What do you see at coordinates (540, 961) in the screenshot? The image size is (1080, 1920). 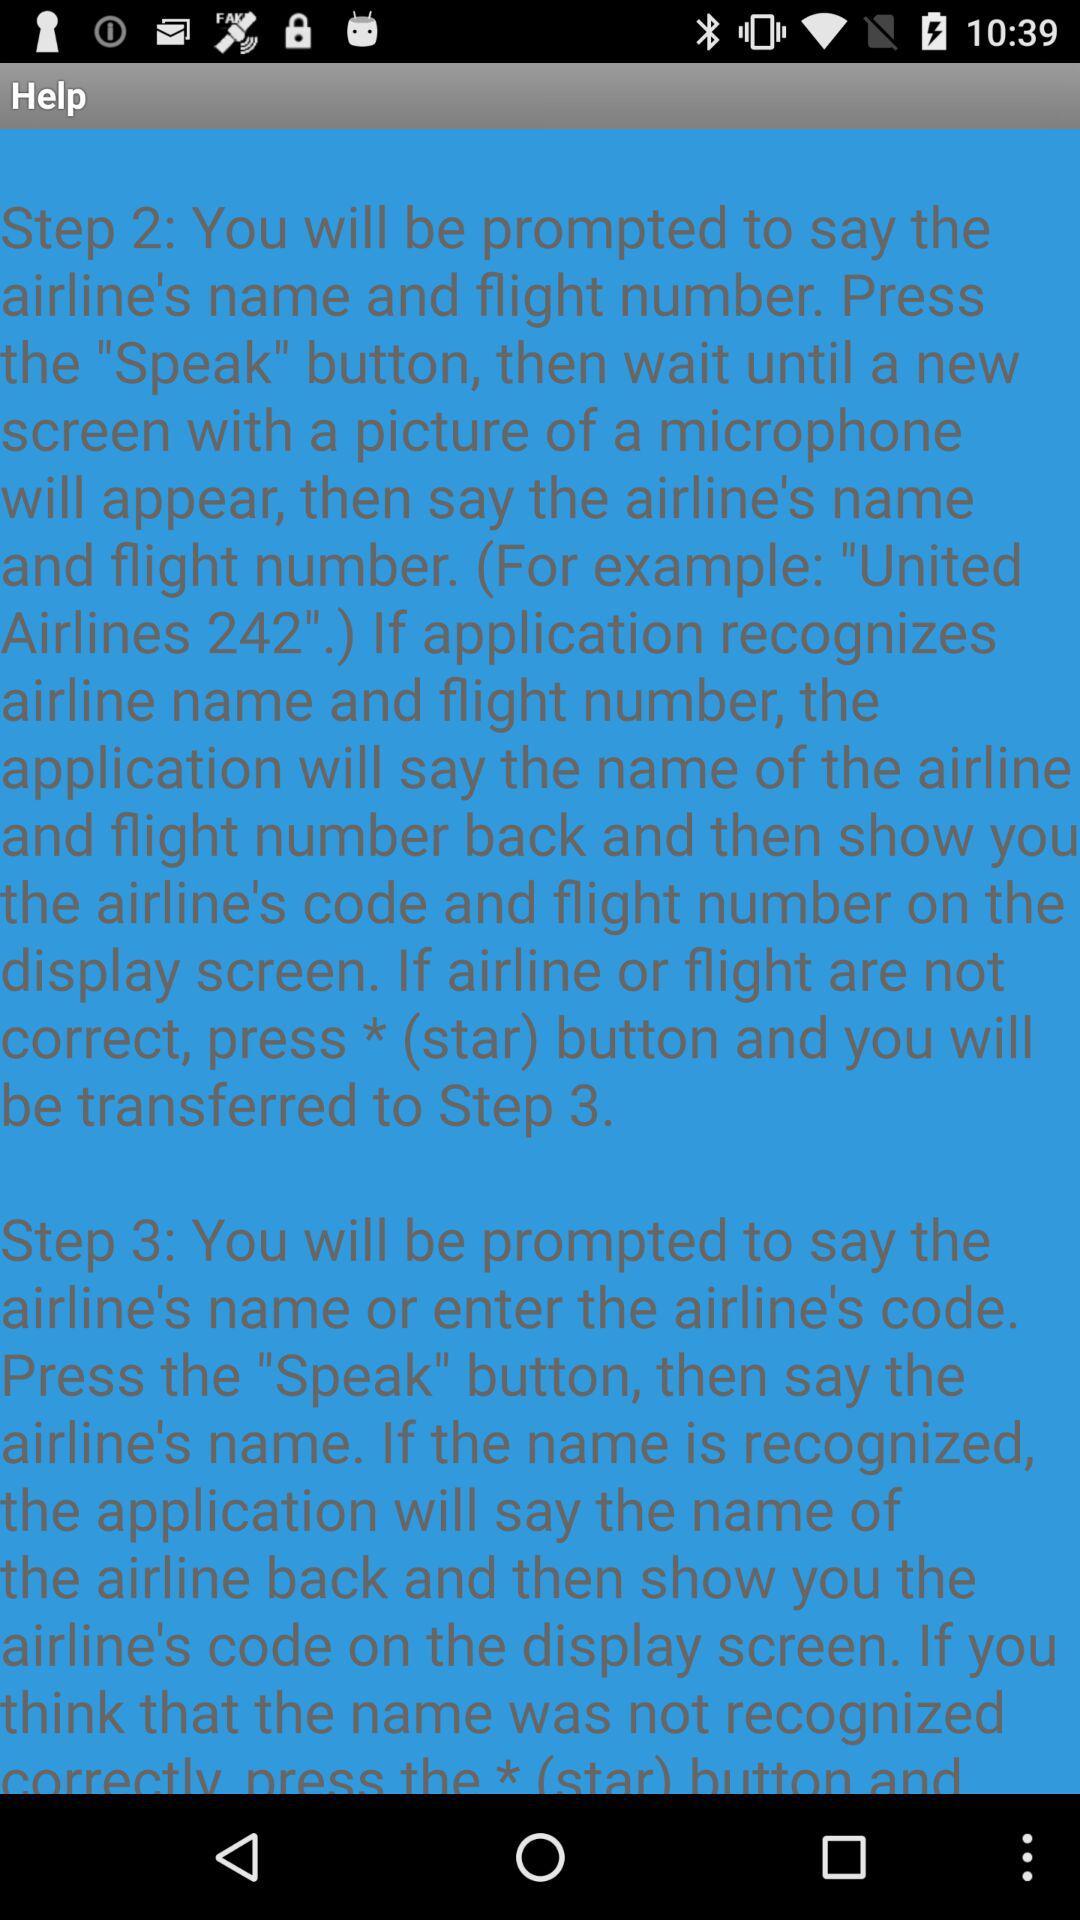 I see `item below the help app` at bounding box center [540, 961].